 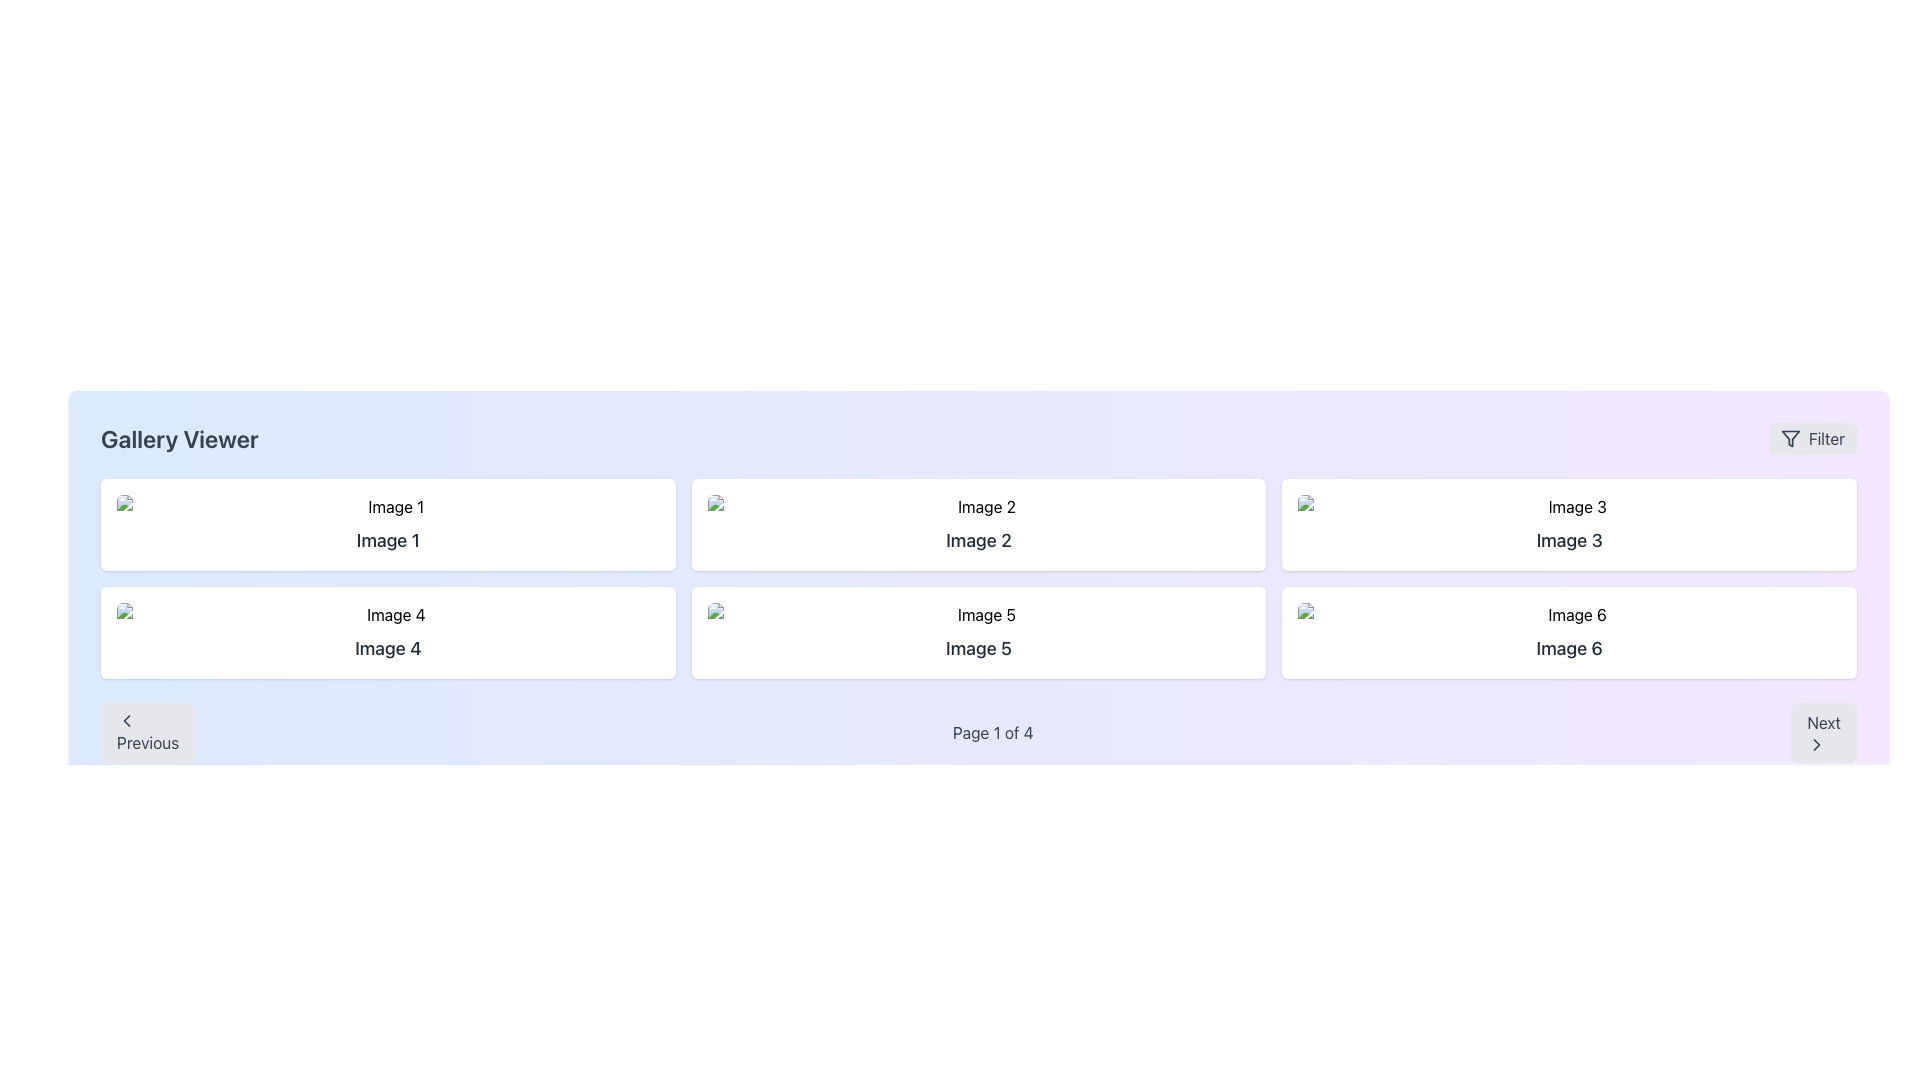 I want to click on right-pointing arrow of the 'Next' button located at the bottom-right corner of the interface for style and placement, so click(x=1817, y=744).